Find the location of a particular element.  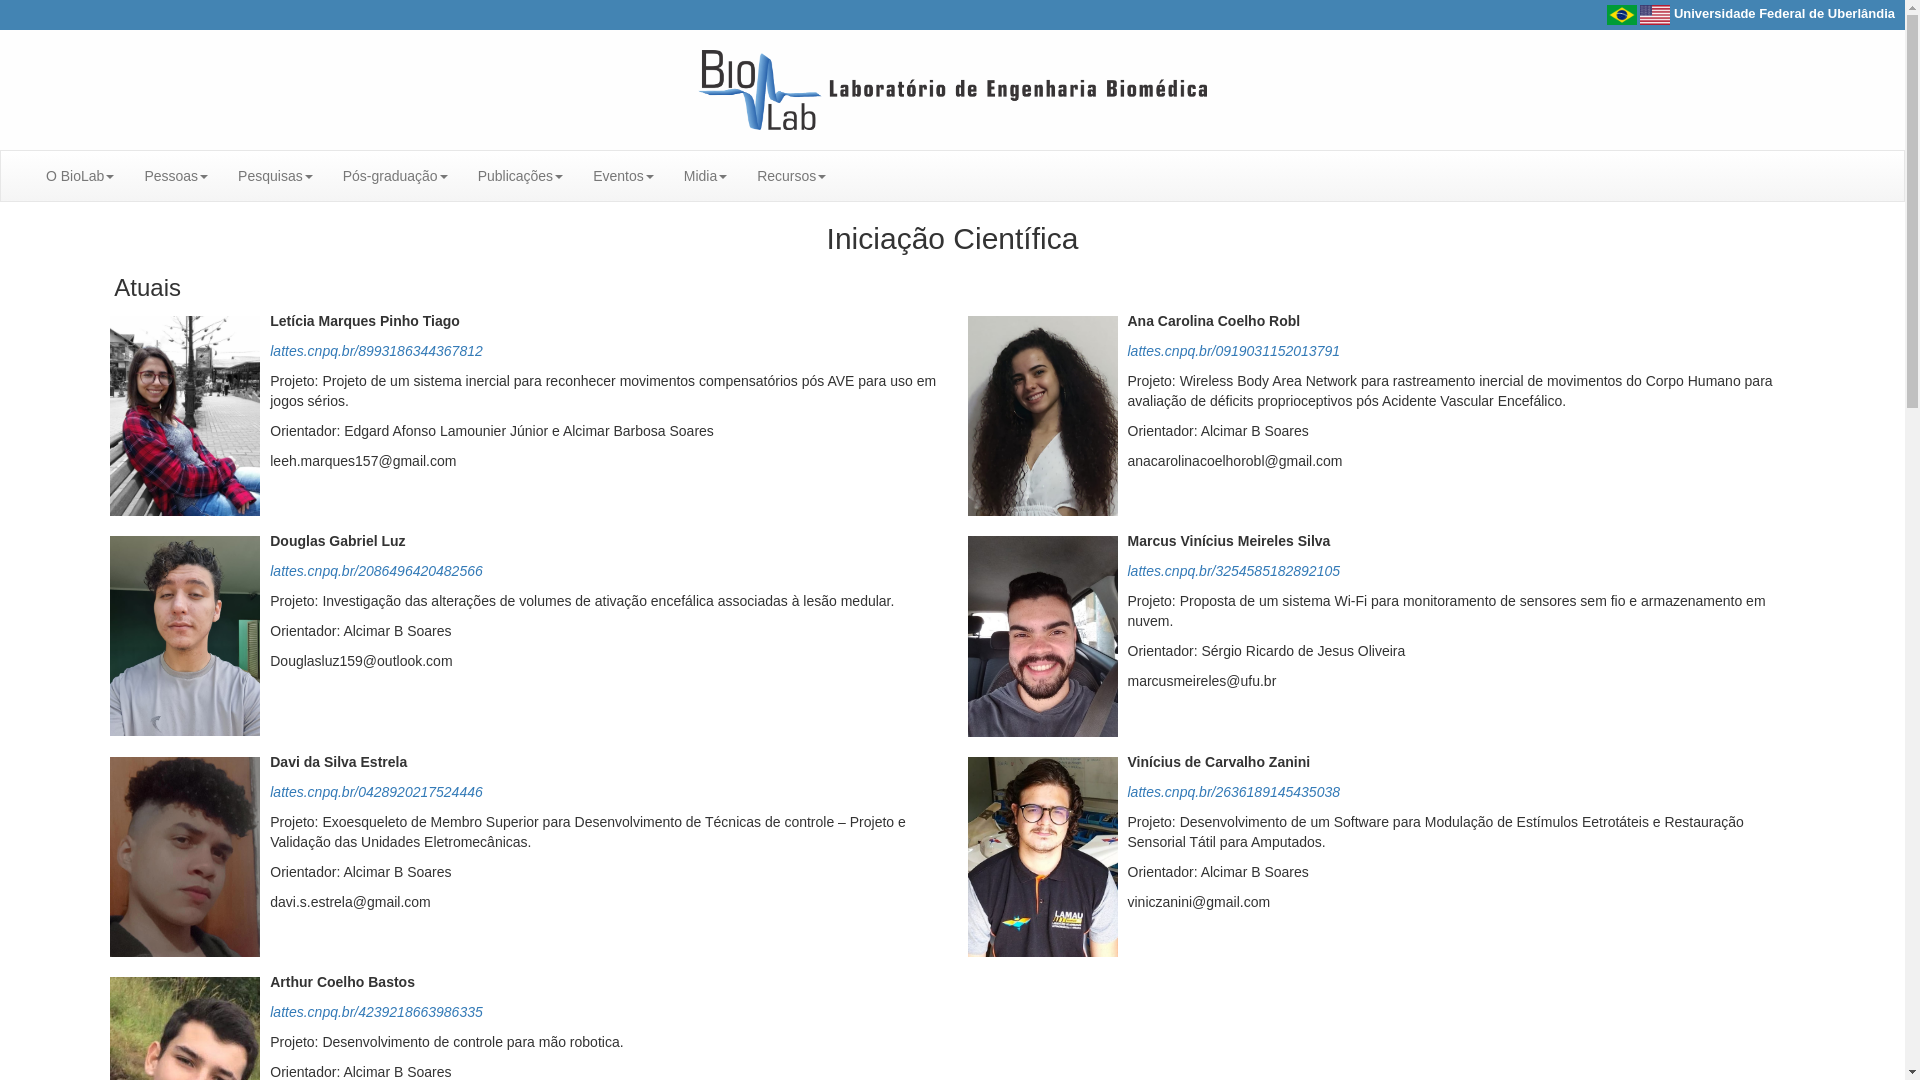

'lattes.cnpq.br/2086496420482566' is located at coordinates (268, 570).